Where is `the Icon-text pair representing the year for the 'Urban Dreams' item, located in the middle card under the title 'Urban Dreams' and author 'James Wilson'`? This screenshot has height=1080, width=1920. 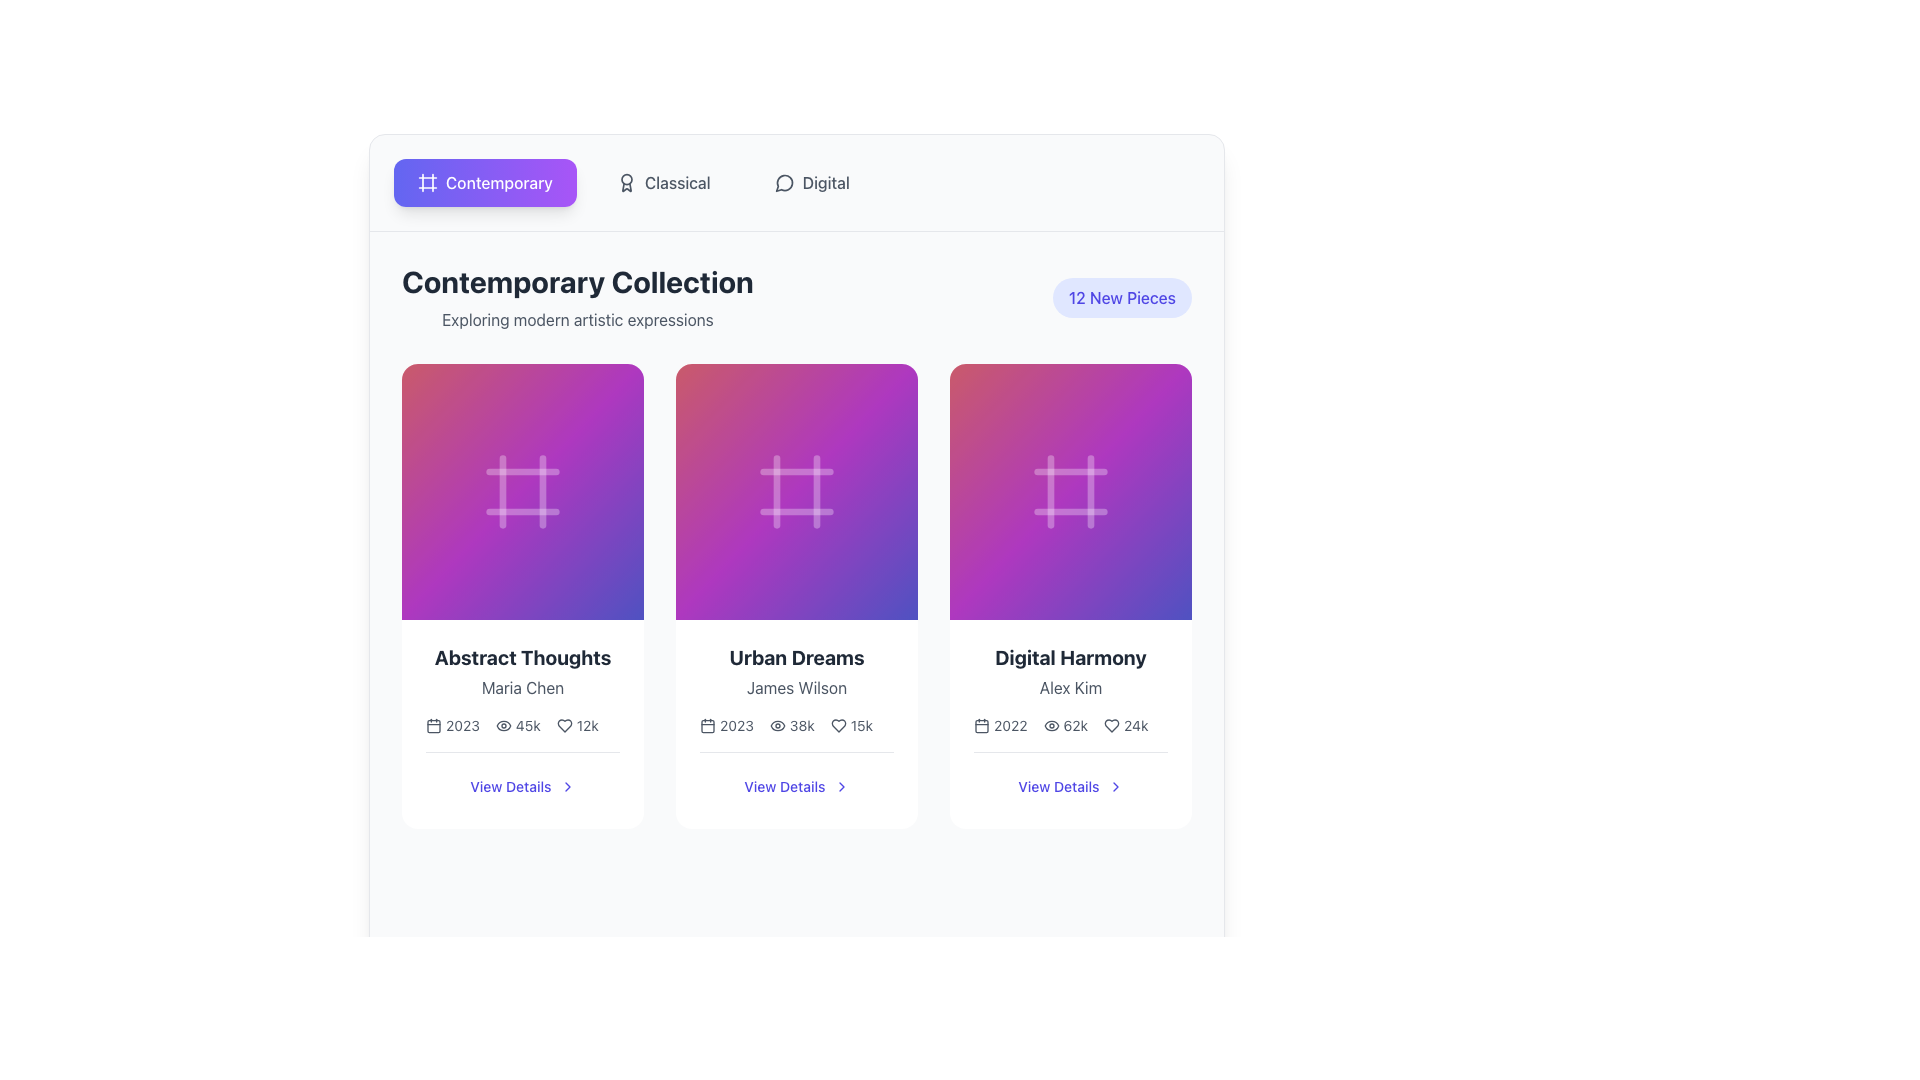
the Icon-text pair representing the year for the 'Urban Dreams' item, located in the middle card under the title 'Urban Dreams' and author 'James Wilson' is located at coordinates (725, 725).